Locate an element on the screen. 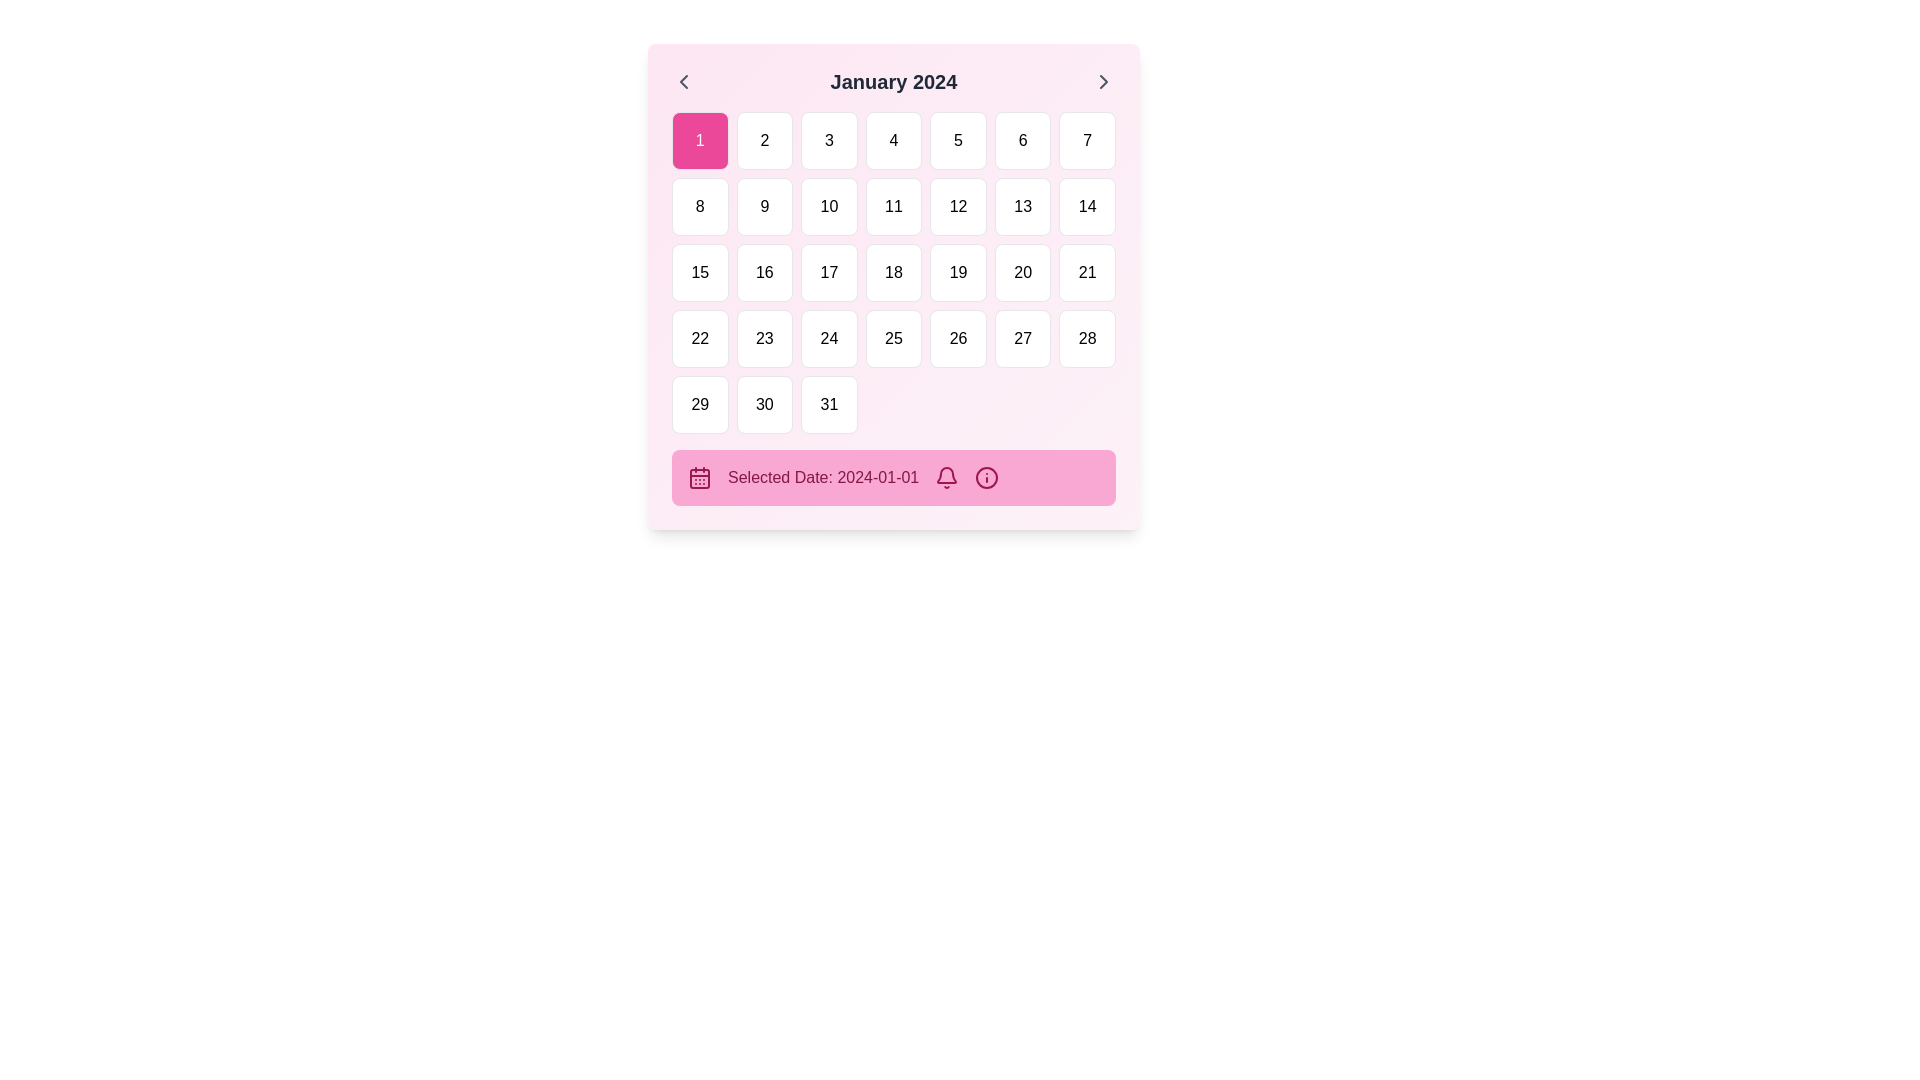  the small left-pointing chevron-shaped arrow icon located near the top-left of the calendar widget is located at coordinates (684, 80).